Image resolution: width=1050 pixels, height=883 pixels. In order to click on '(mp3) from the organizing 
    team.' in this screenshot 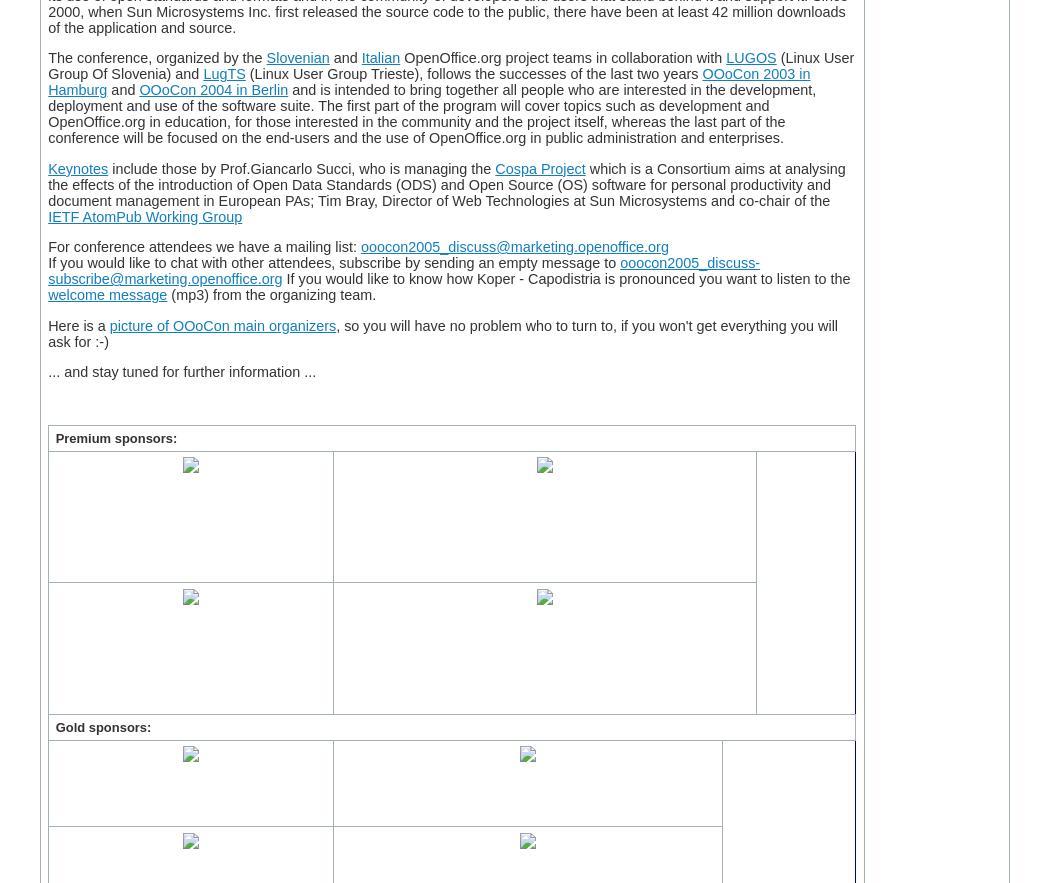, I will do `click(270, 295)`.